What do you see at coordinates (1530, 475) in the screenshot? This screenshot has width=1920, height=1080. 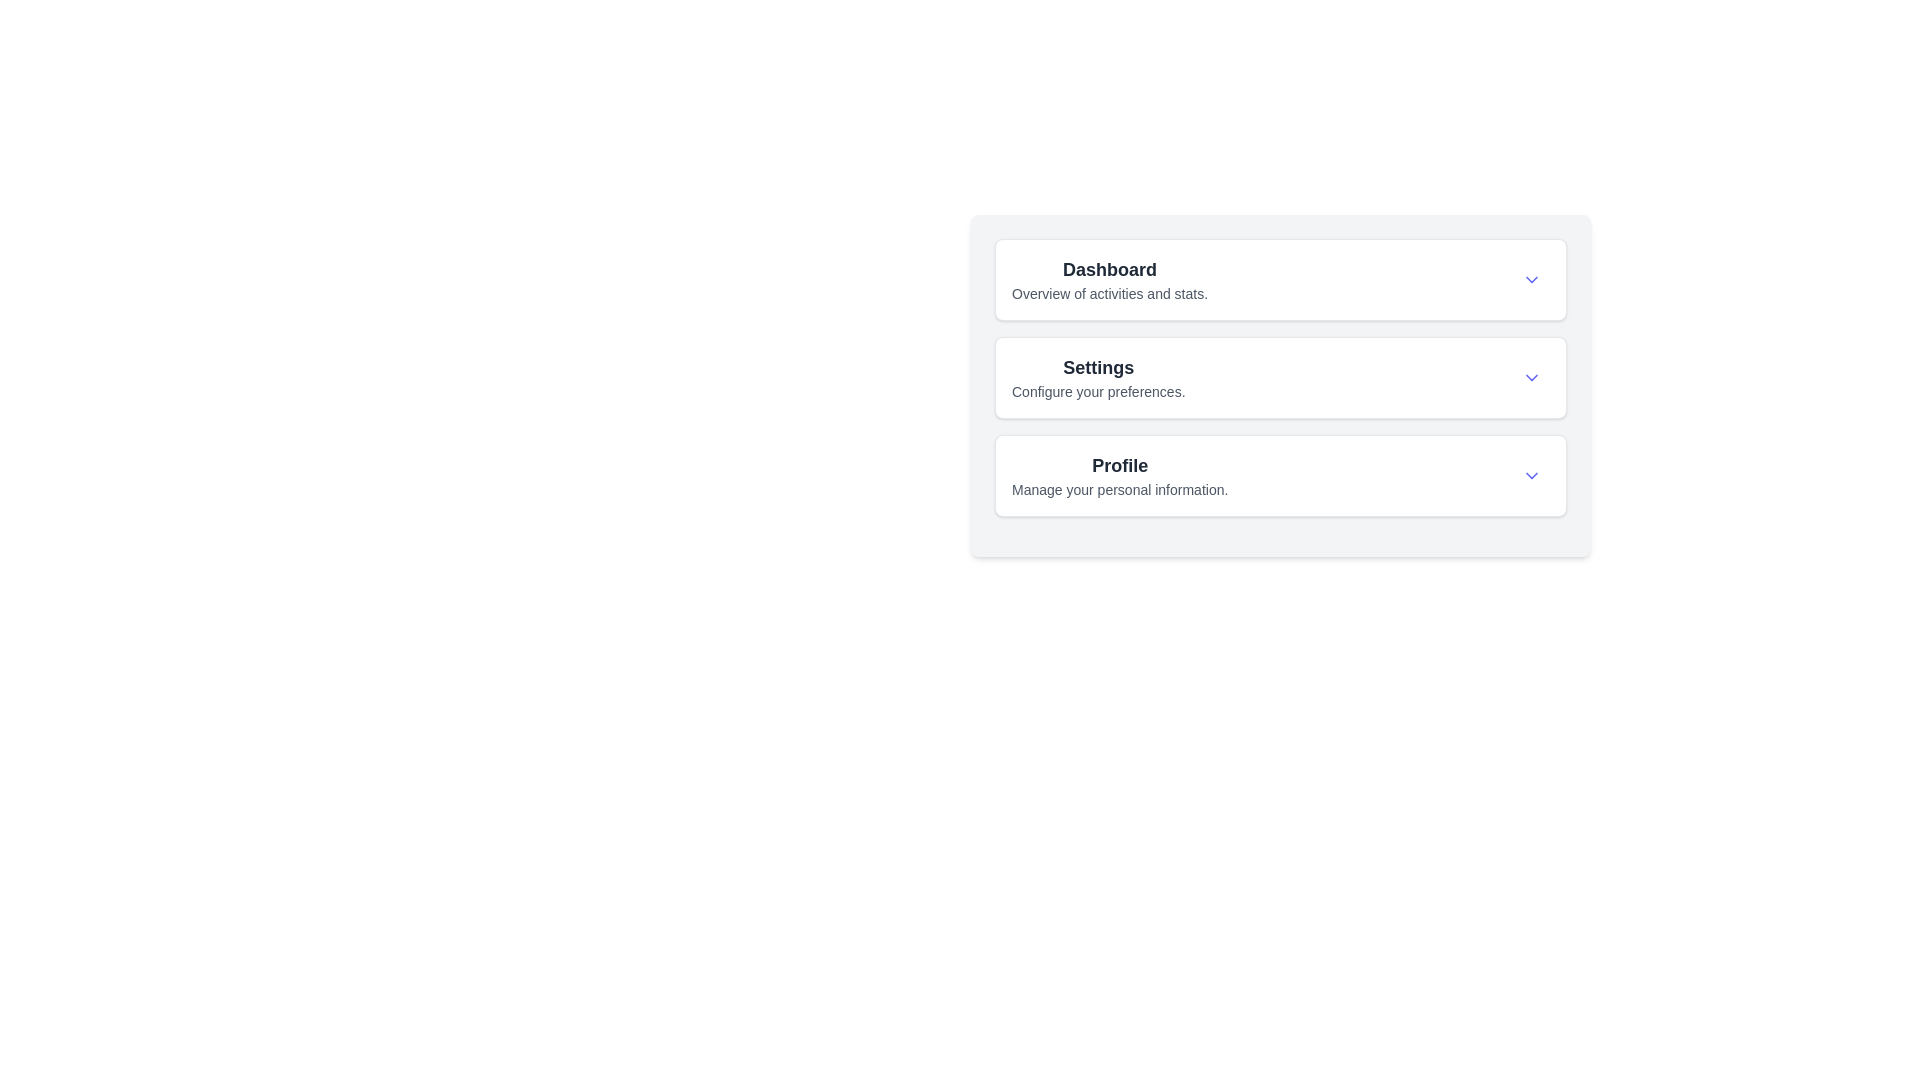 I see `the downward chevron button styled in indigo at the bottom right of the 'Profile' section` at bounding box center [1530, 475].